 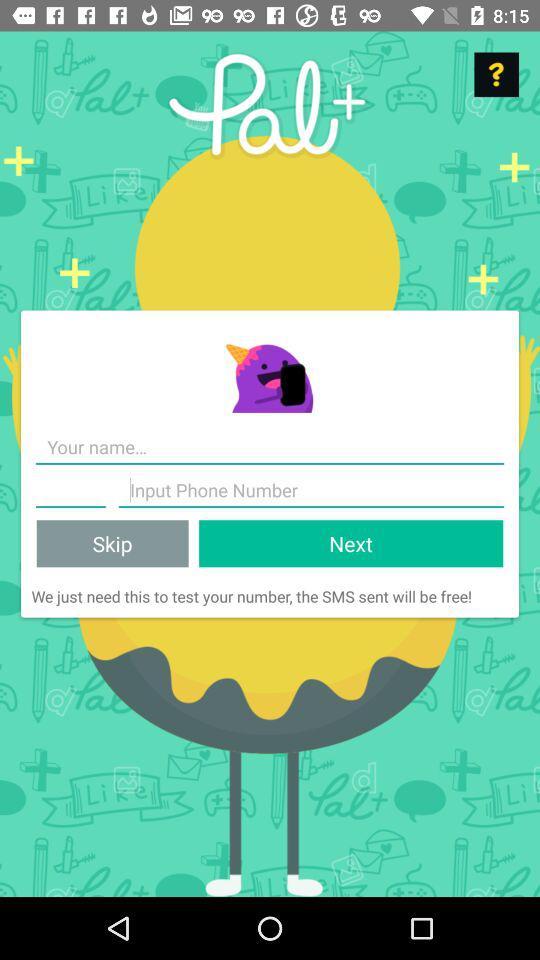 I want to click on icon next to the skip item, so click(x=350, y=543).